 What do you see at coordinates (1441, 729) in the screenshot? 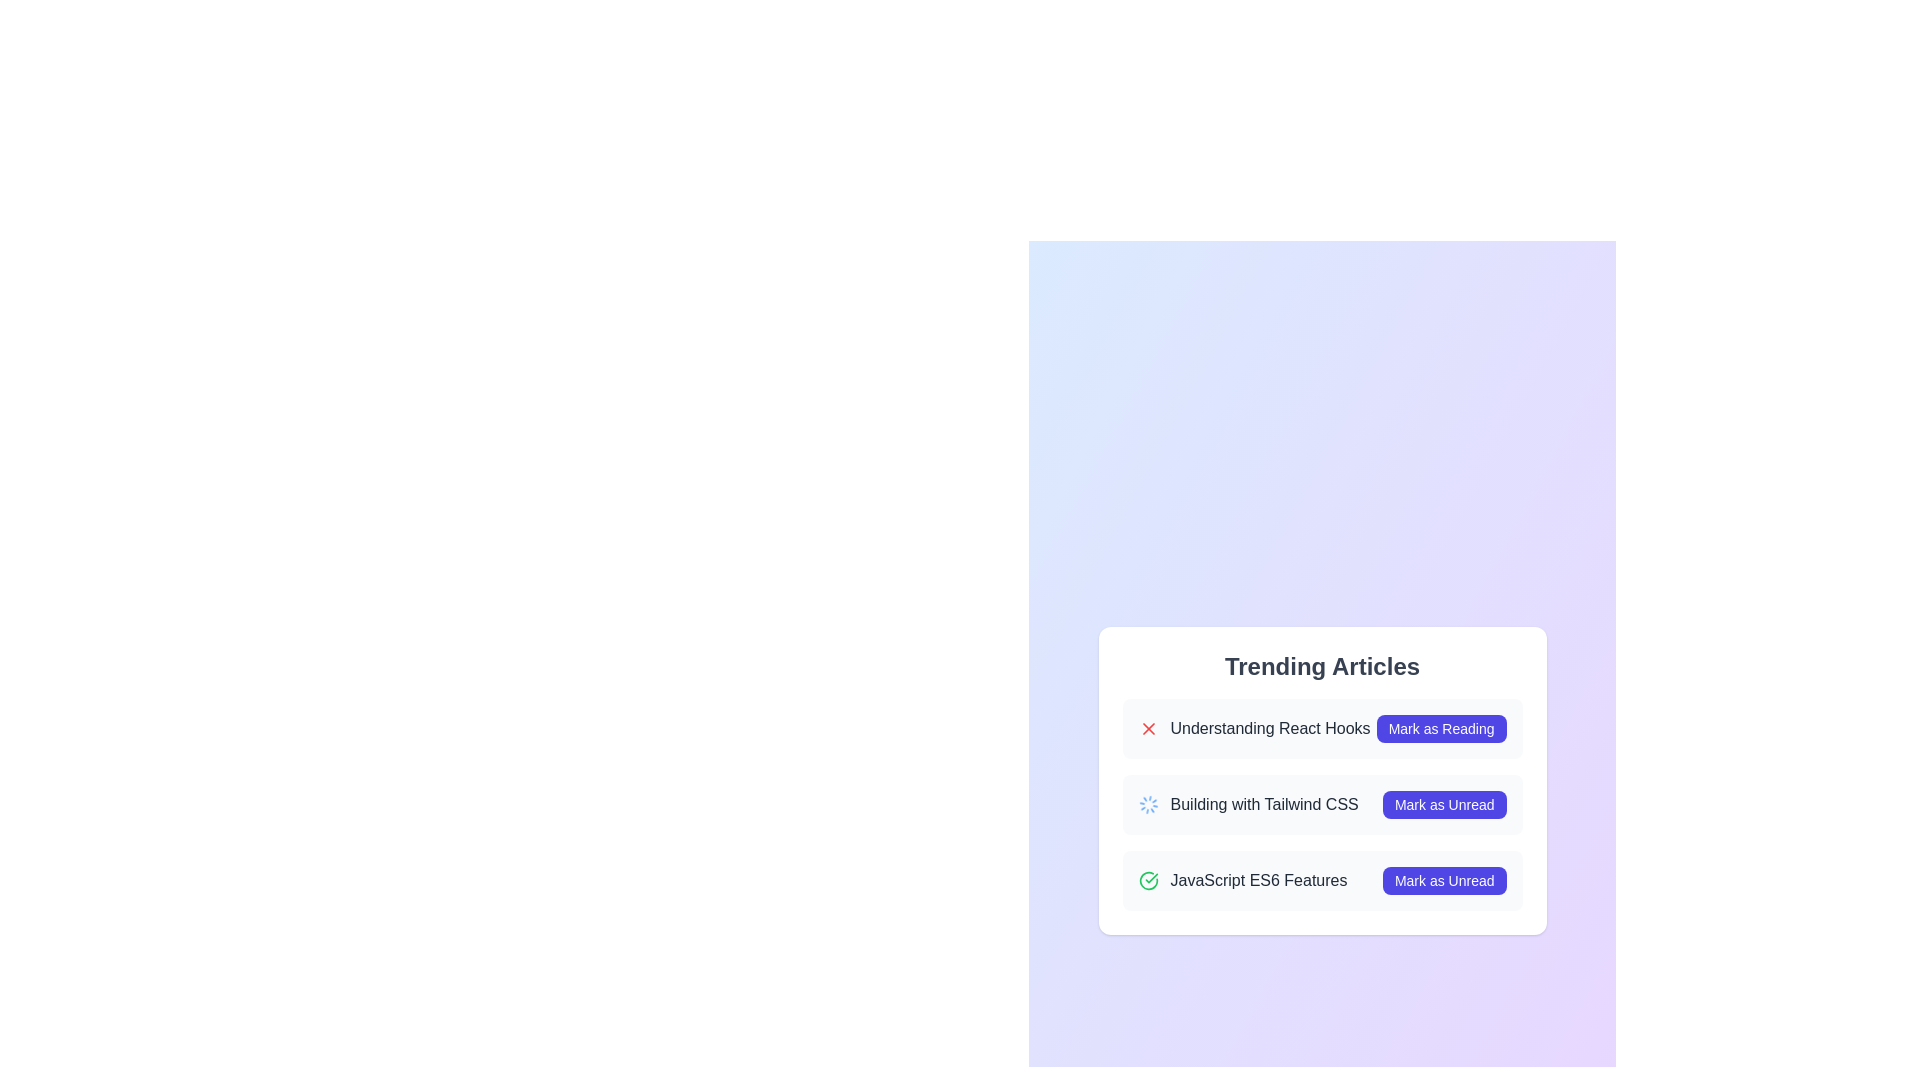
I see `the button that marks the article 'Understanding React Hooks' as read, located within the 'Trending Articles' section` at bounding box center [1441, 729].